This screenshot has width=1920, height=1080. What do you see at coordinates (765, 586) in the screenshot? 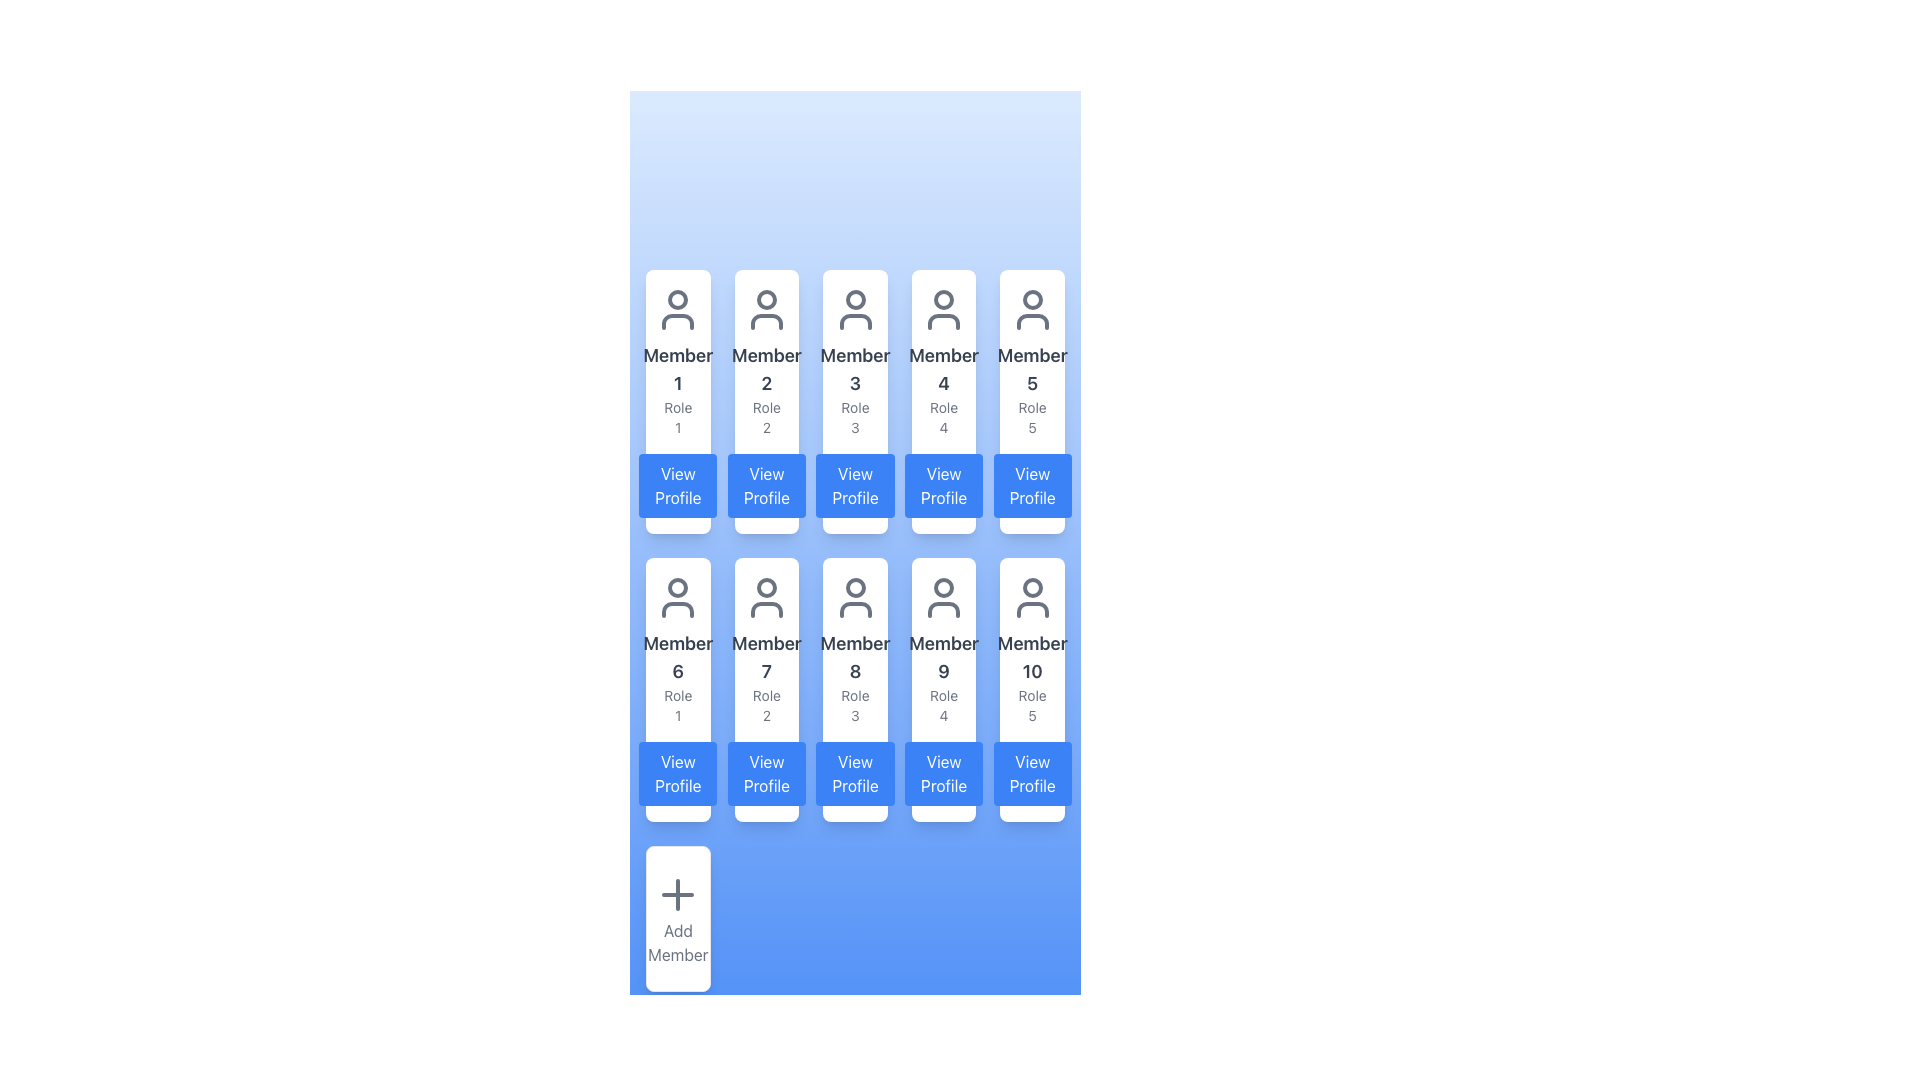
I see `the SVG circle element representing the user profile icon for 'Member 7' in the second row, second column of the user profile grid` at bounding box center [765, 586].